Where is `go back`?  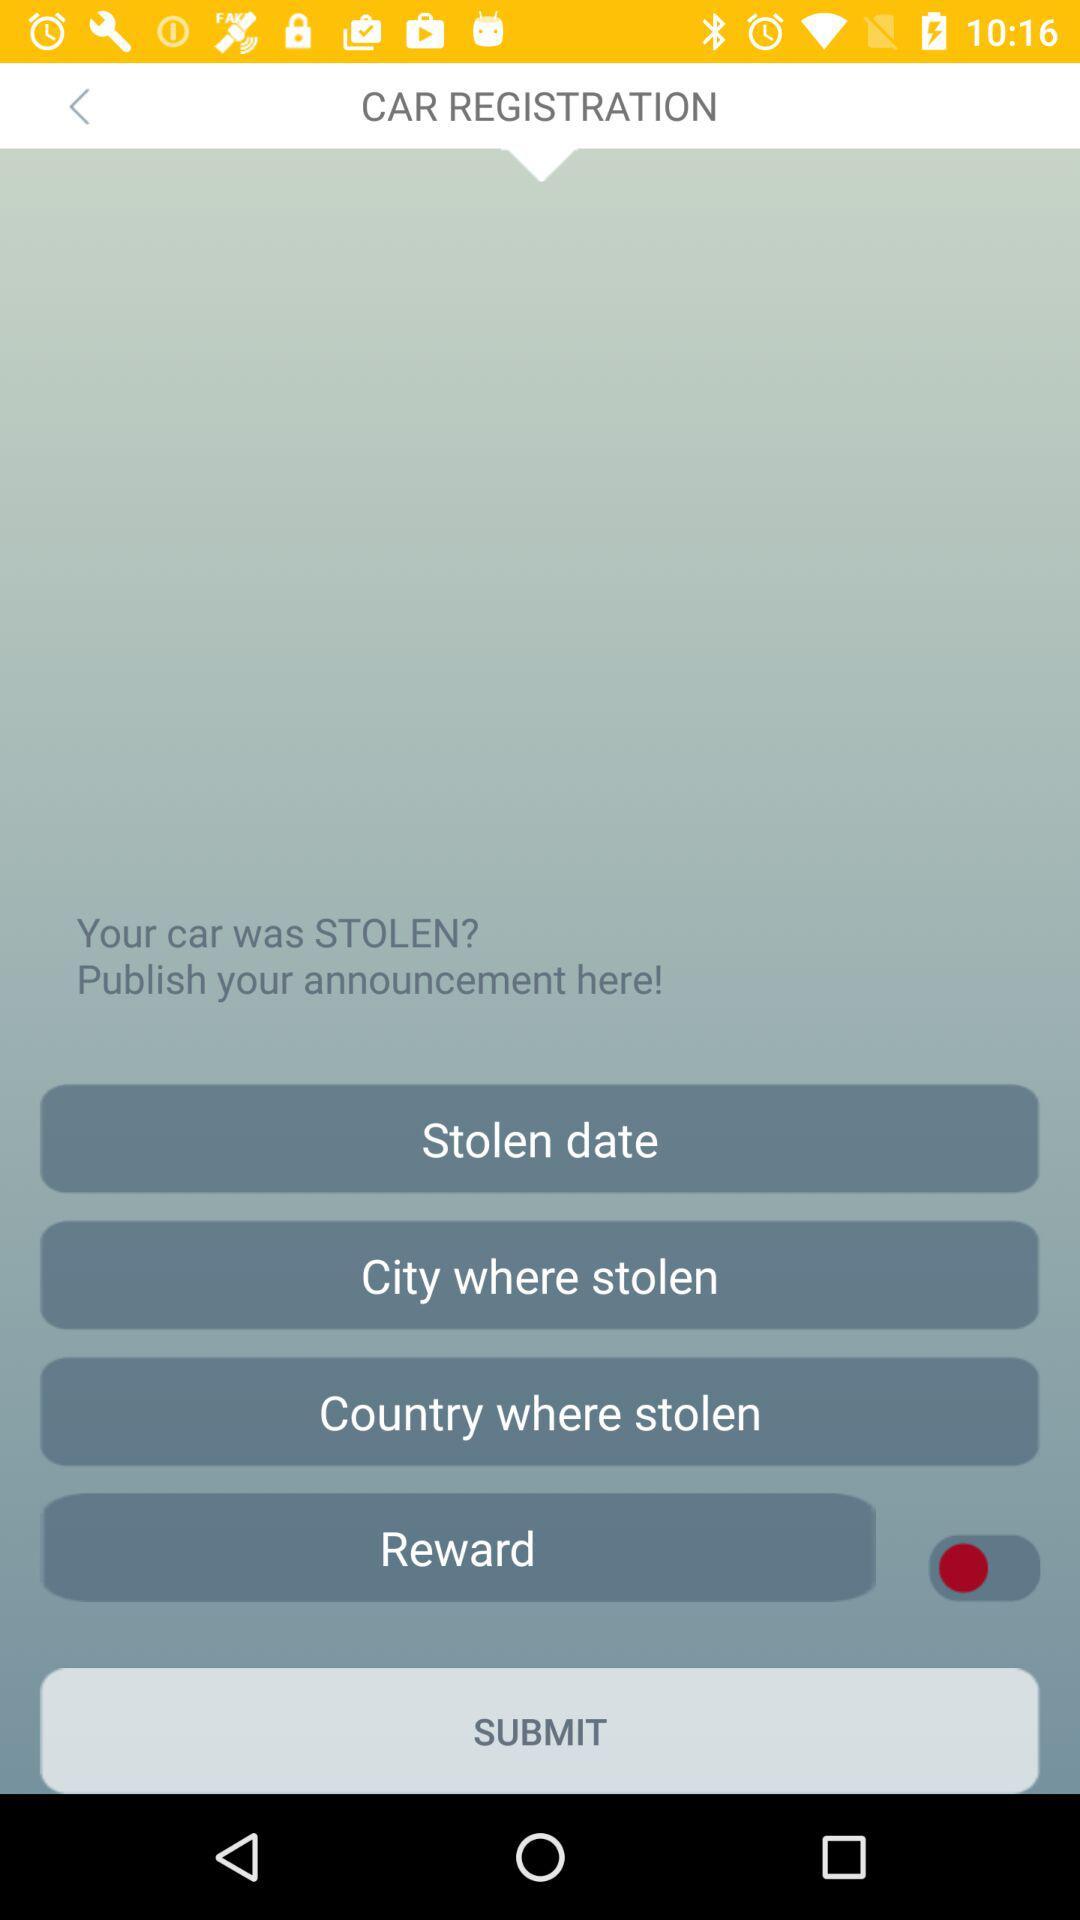
go back is located at coordinates (77, 104).